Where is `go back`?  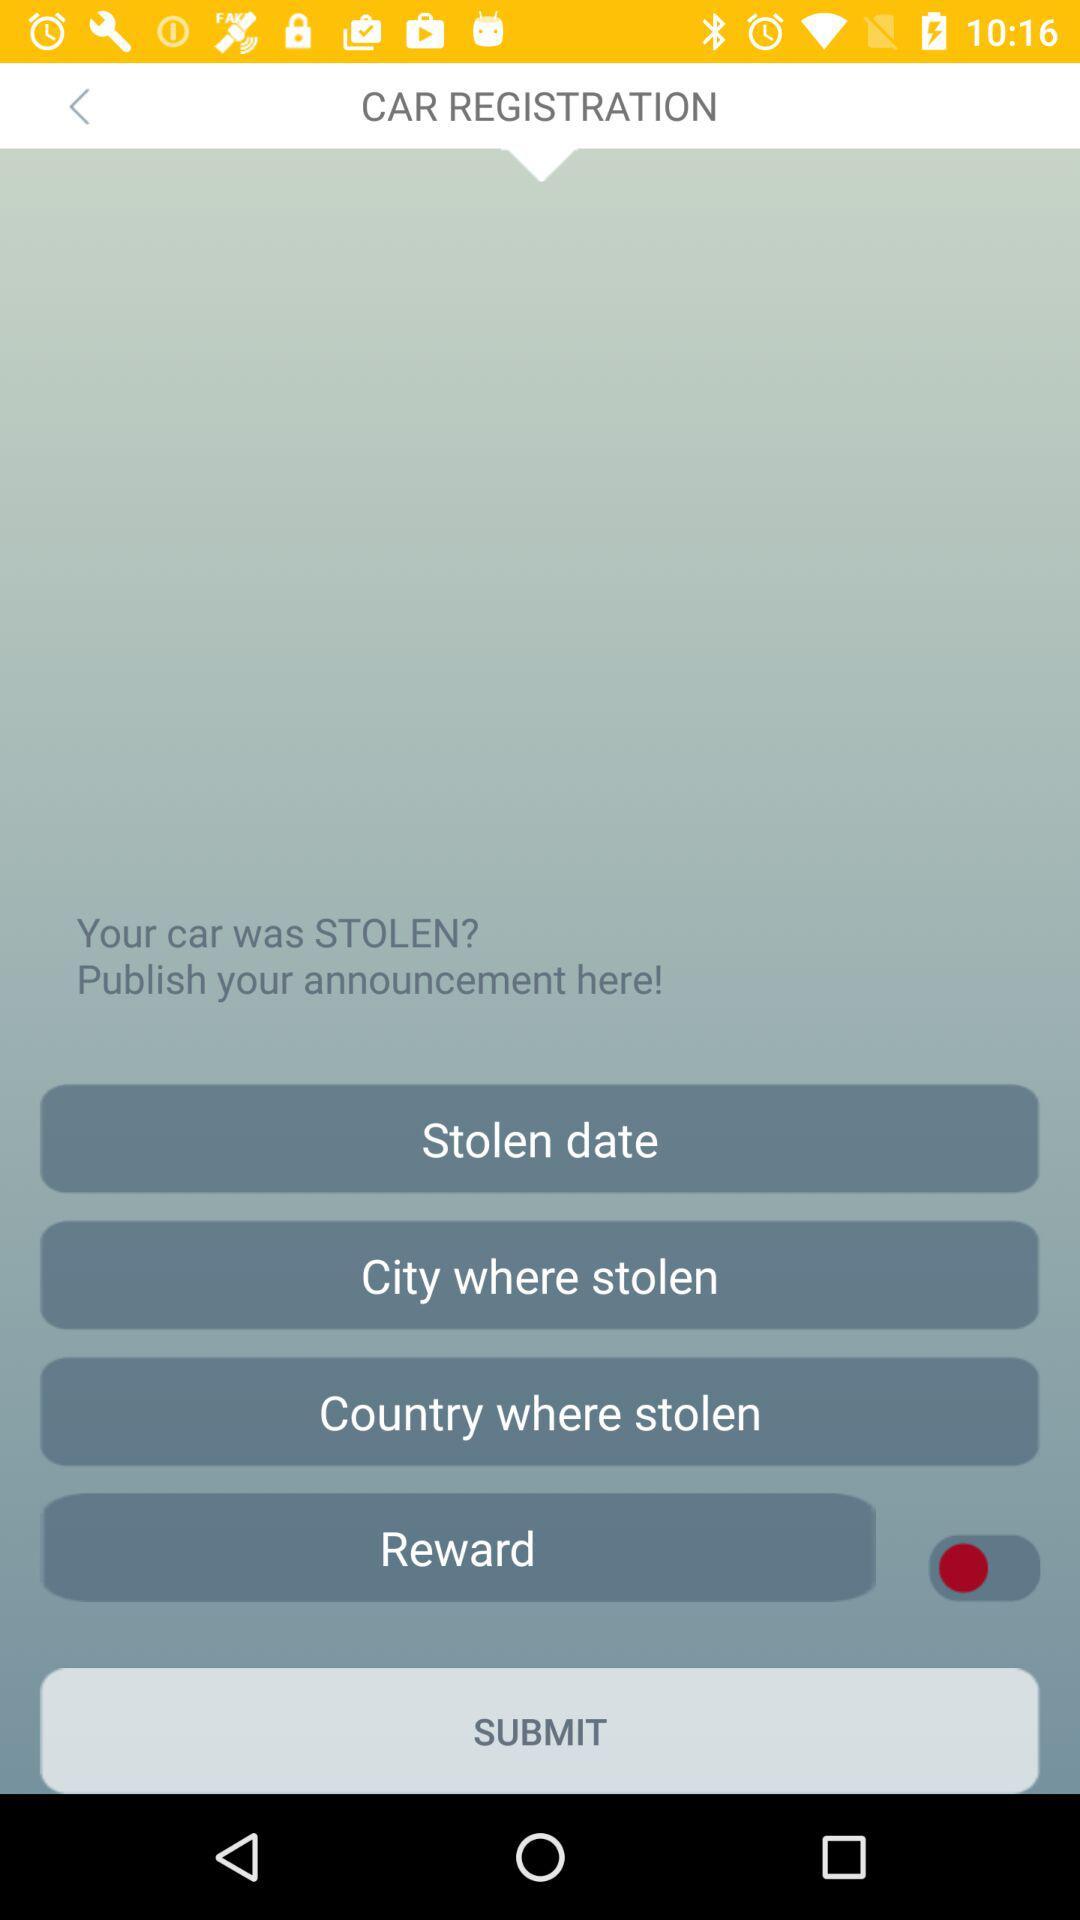
go back is located at coordinates (77, 104).